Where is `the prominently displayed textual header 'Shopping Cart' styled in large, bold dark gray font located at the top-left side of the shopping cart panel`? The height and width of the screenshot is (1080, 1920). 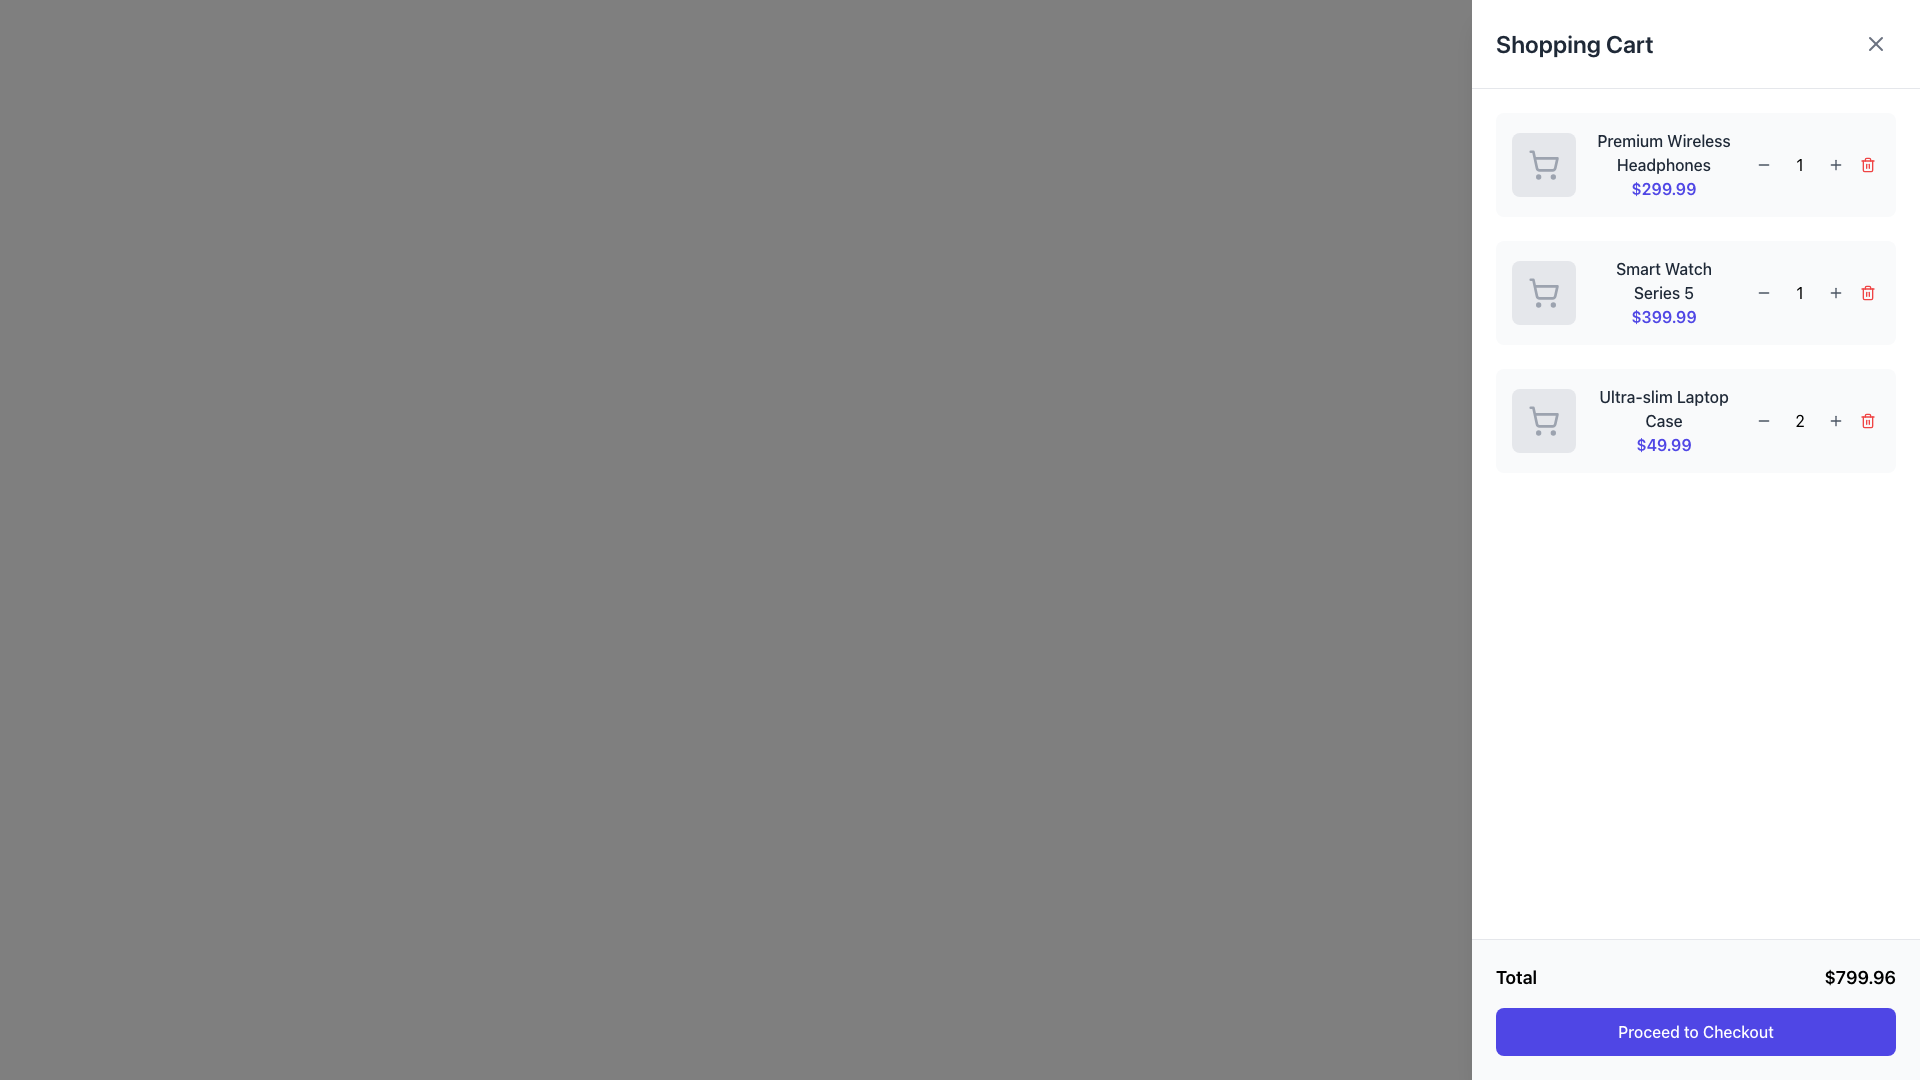 the prominently displayed textual header 'Shopping Cart' styled in large, bold dark gray font located at the top-left side of the shopping cart panel is located at coordinates (1573, 43).